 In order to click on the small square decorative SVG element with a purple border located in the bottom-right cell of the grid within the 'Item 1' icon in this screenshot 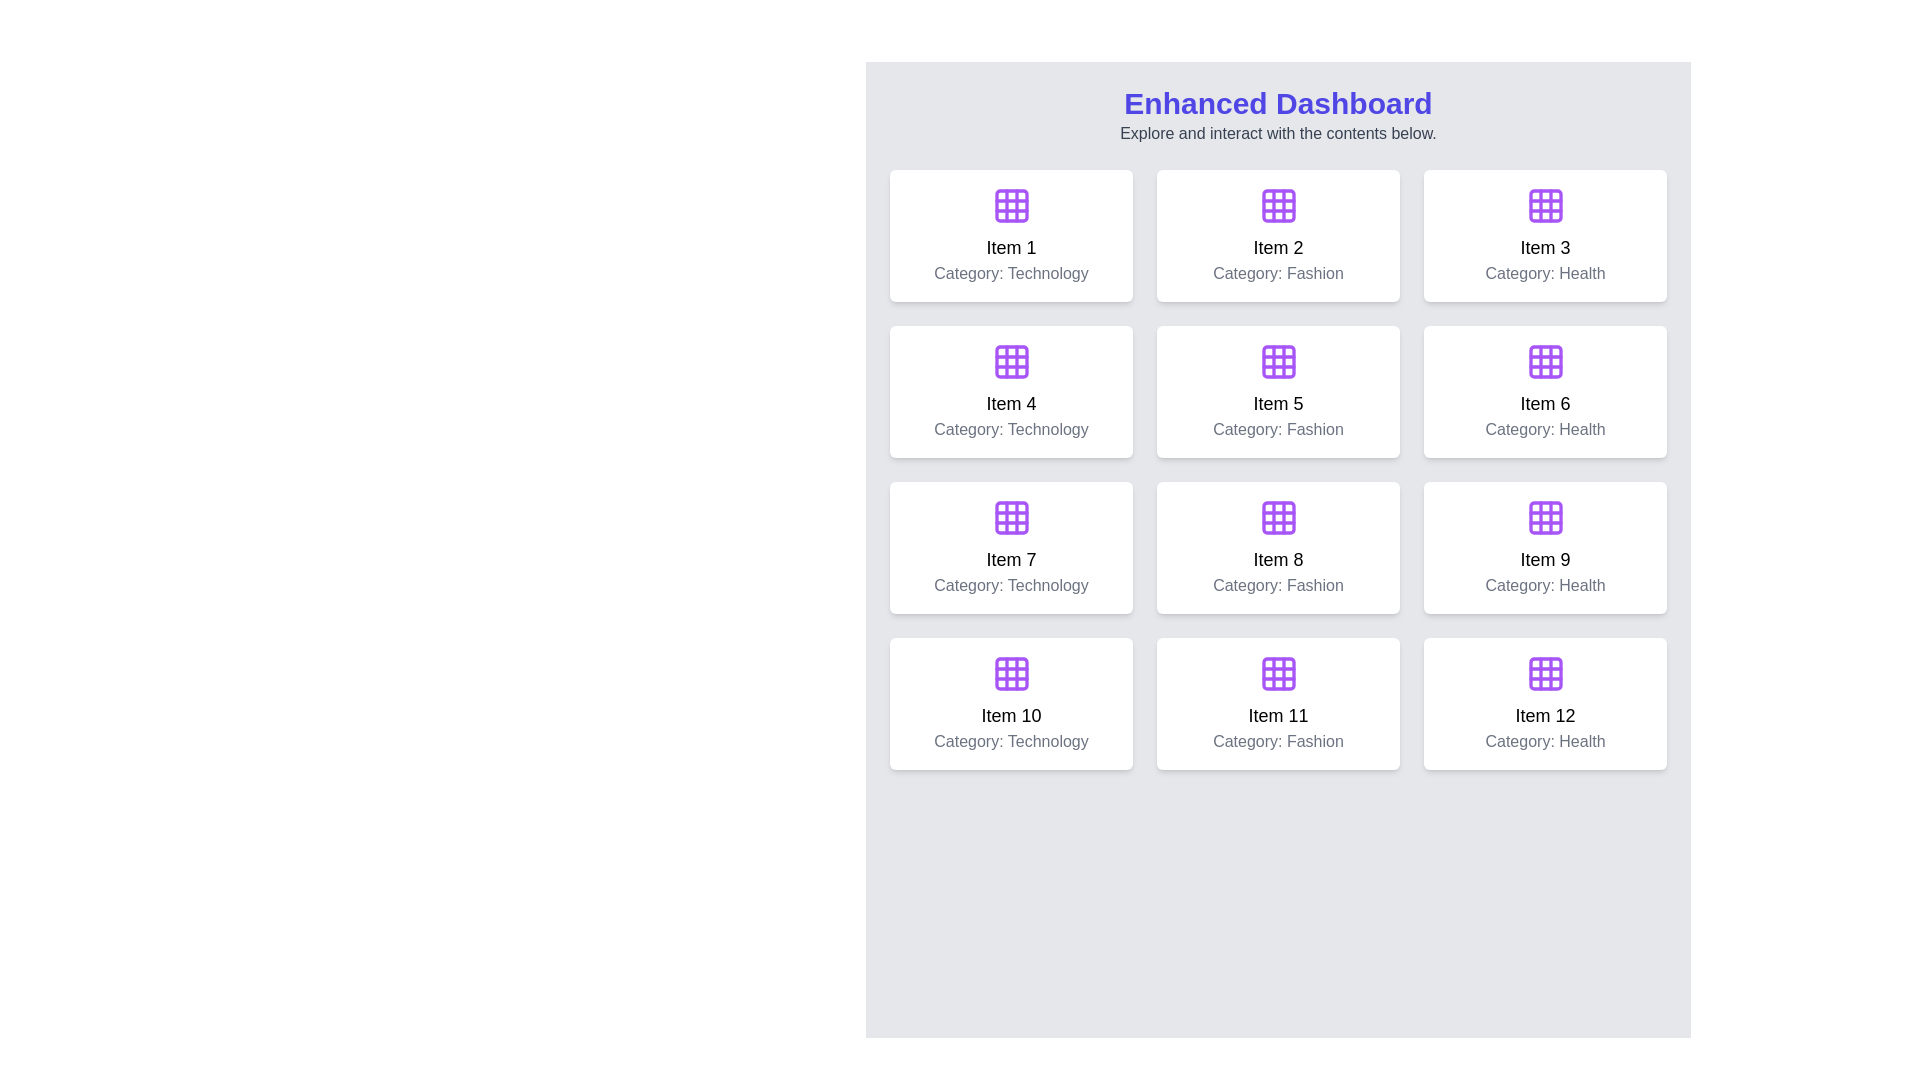, I will do `click(1011, 205)`.